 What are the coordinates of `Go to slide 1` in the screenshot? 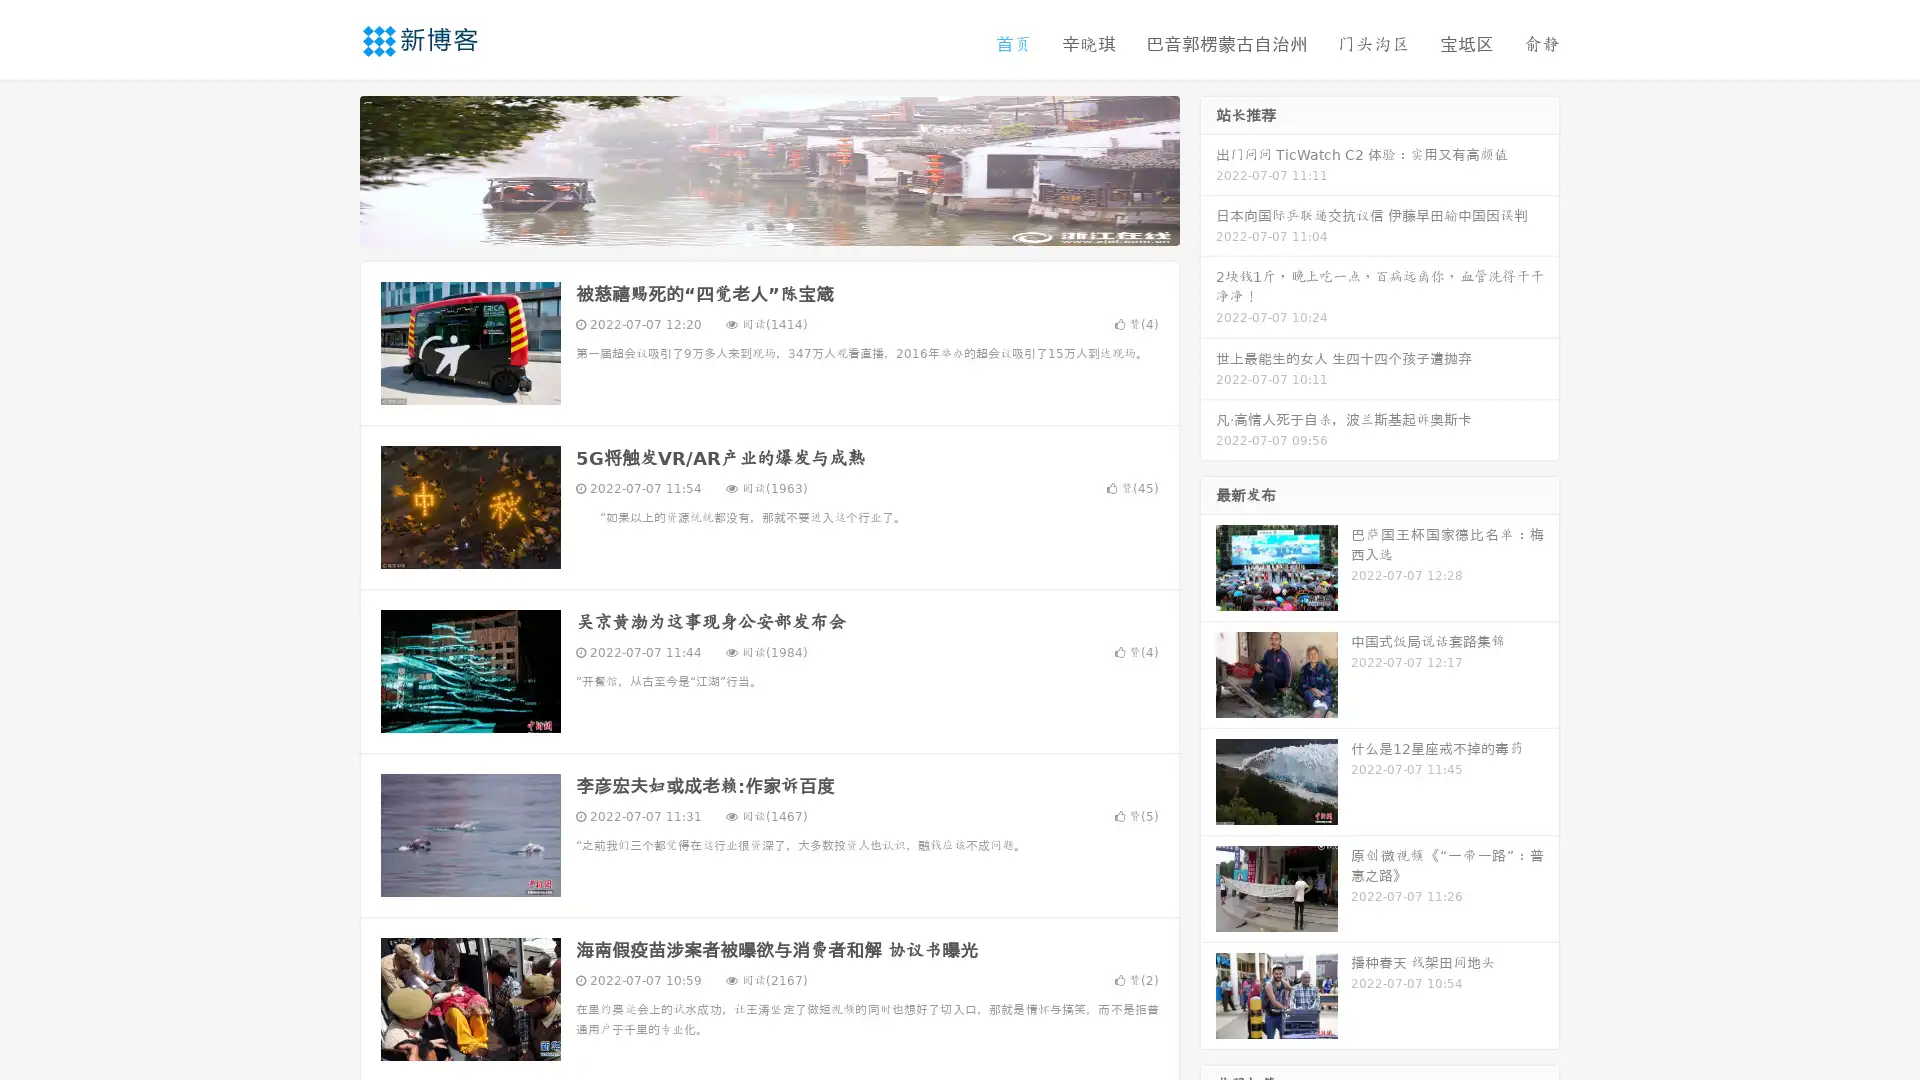 It's located at (748, 225).